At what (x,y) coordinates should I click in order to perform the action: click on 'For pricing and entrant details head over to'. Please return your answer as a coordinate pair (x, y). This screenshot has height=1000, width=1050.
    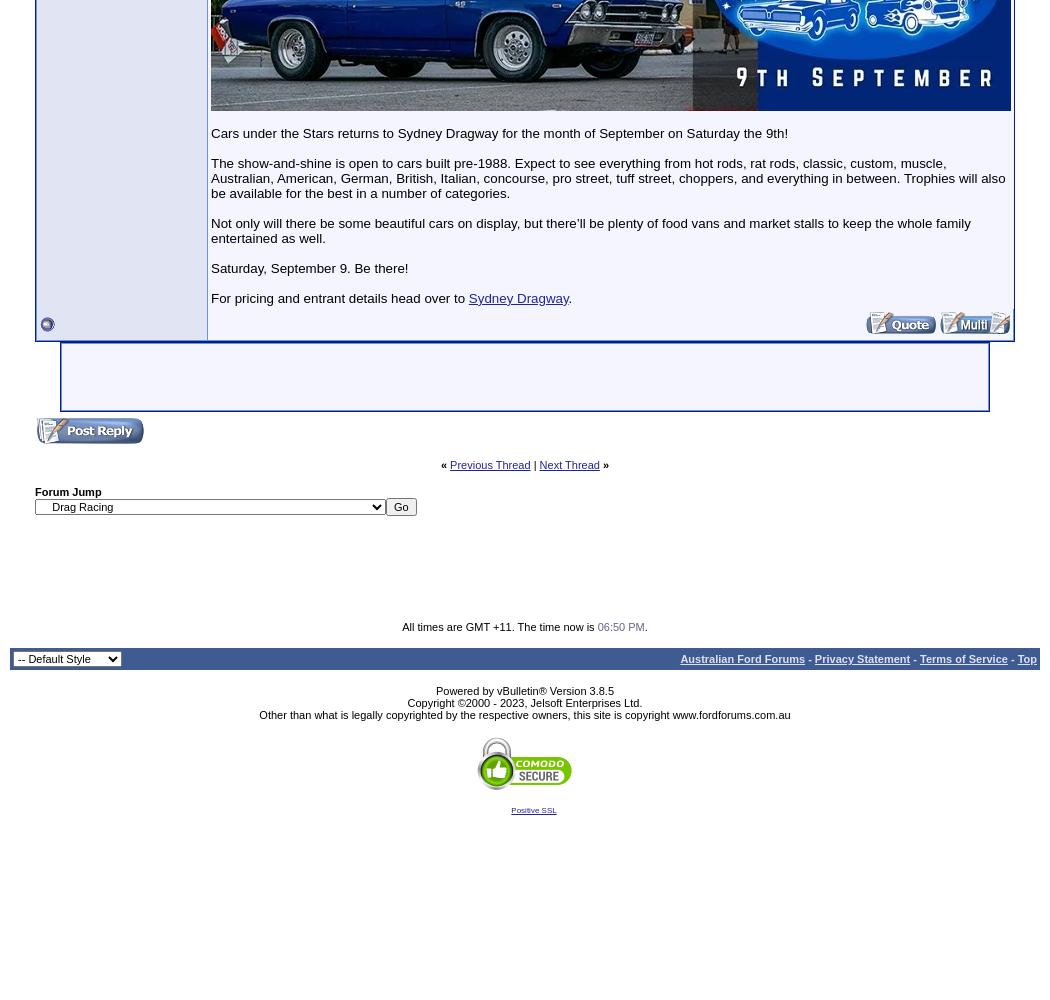
    Looking at the image, I should click on (338, 297).